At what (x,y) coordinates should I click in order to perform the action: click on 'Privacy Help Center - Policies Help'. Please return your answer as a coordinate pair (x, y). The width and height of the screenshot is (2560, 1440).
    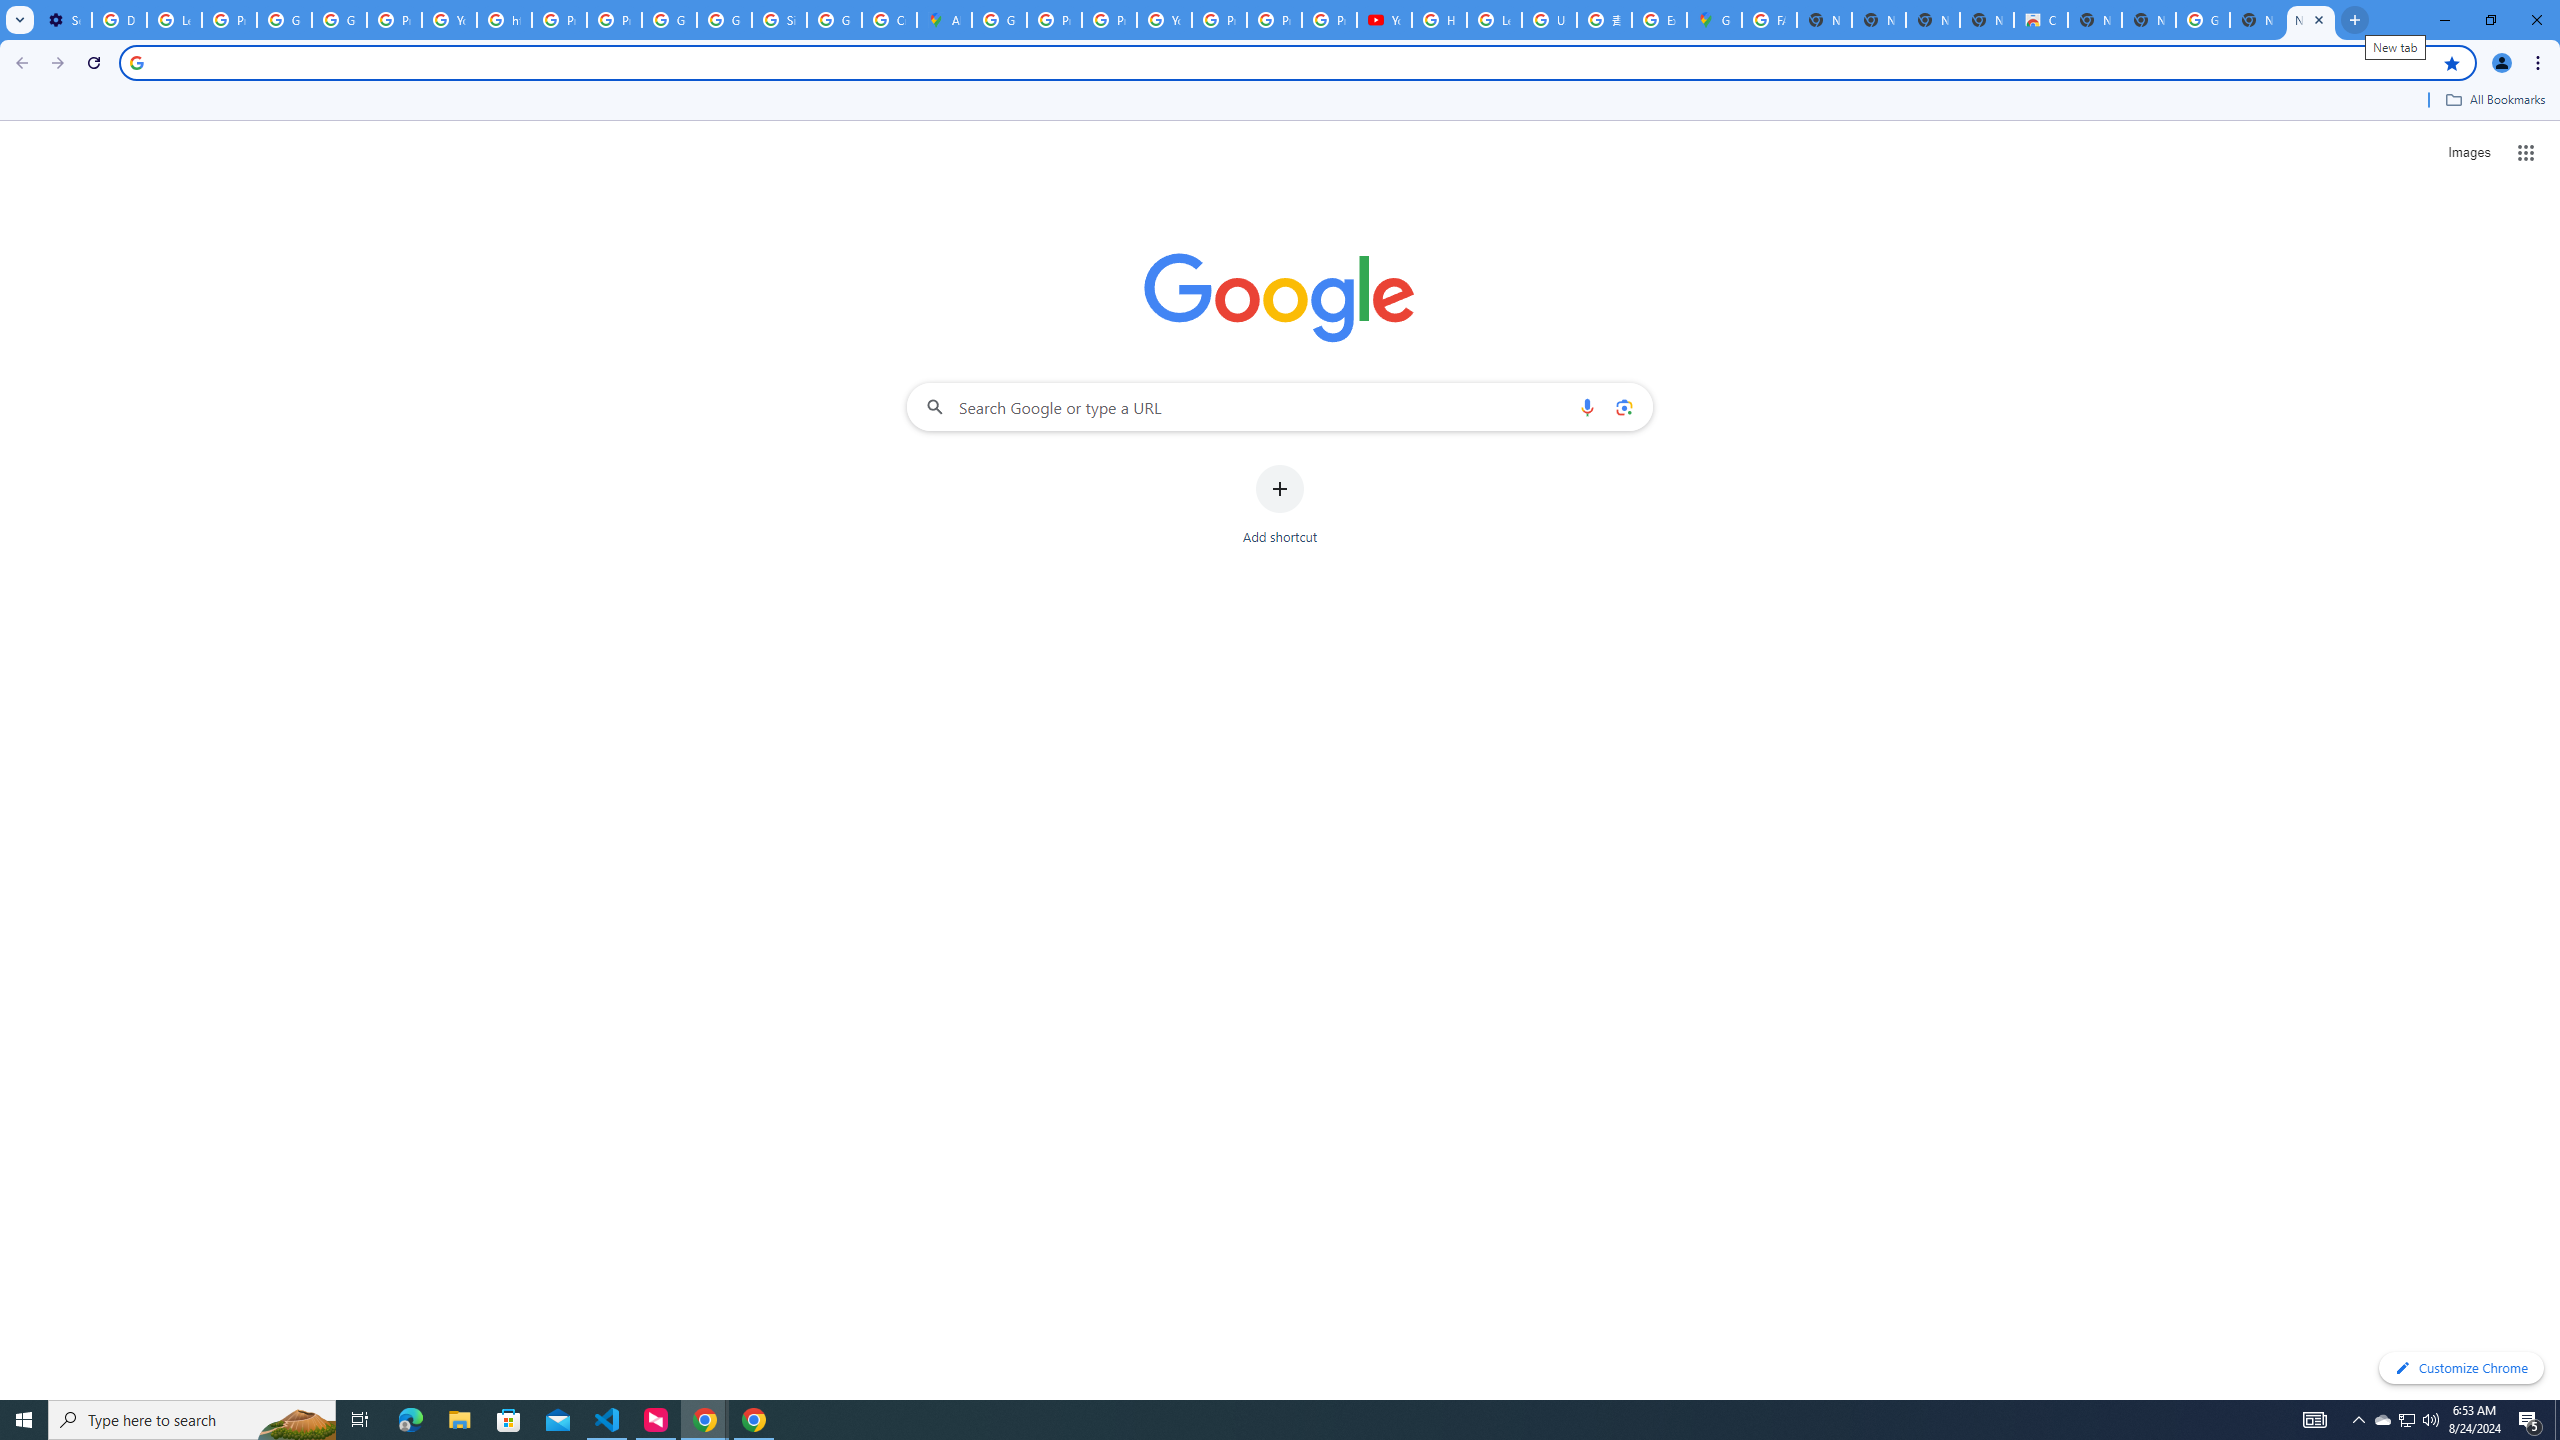
    Looking at the image, I should click on (1108, 19).